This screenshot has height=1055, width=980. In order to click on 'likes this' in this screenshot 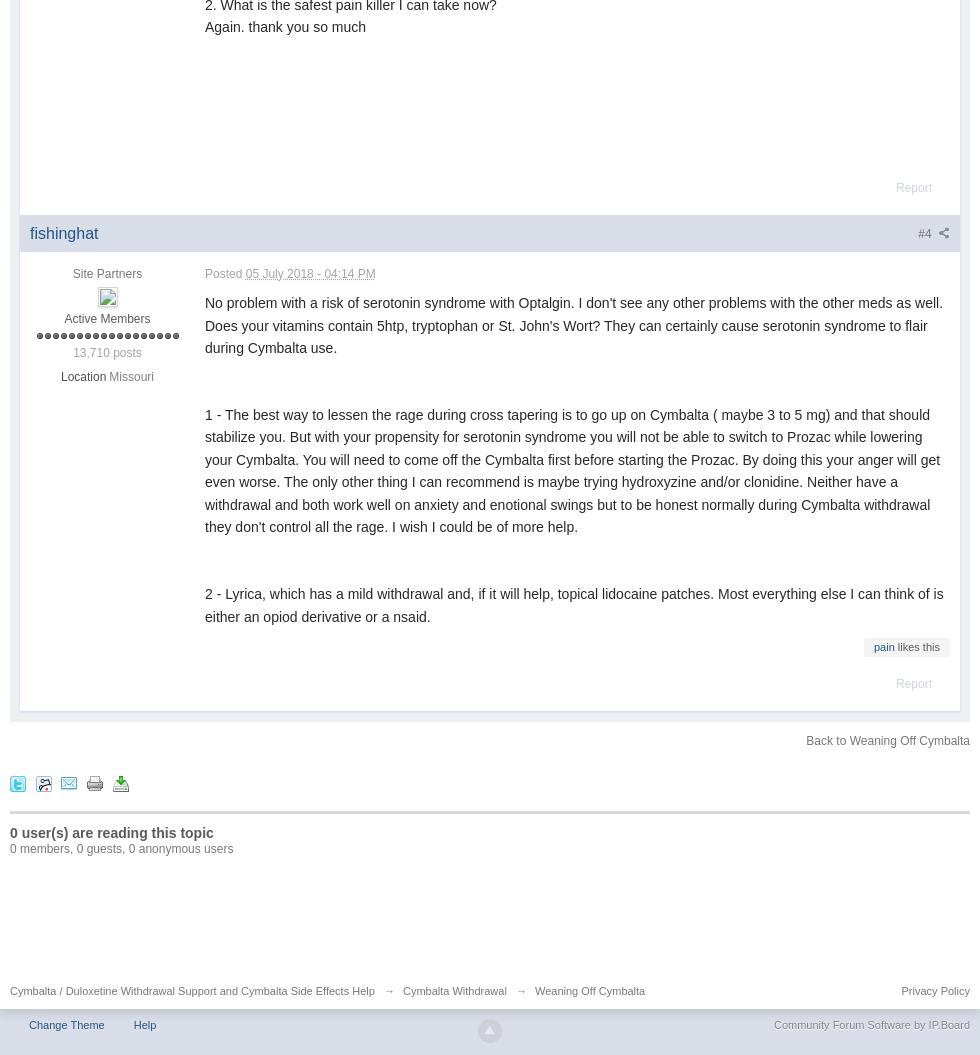, I will do `click(916, 645)`.